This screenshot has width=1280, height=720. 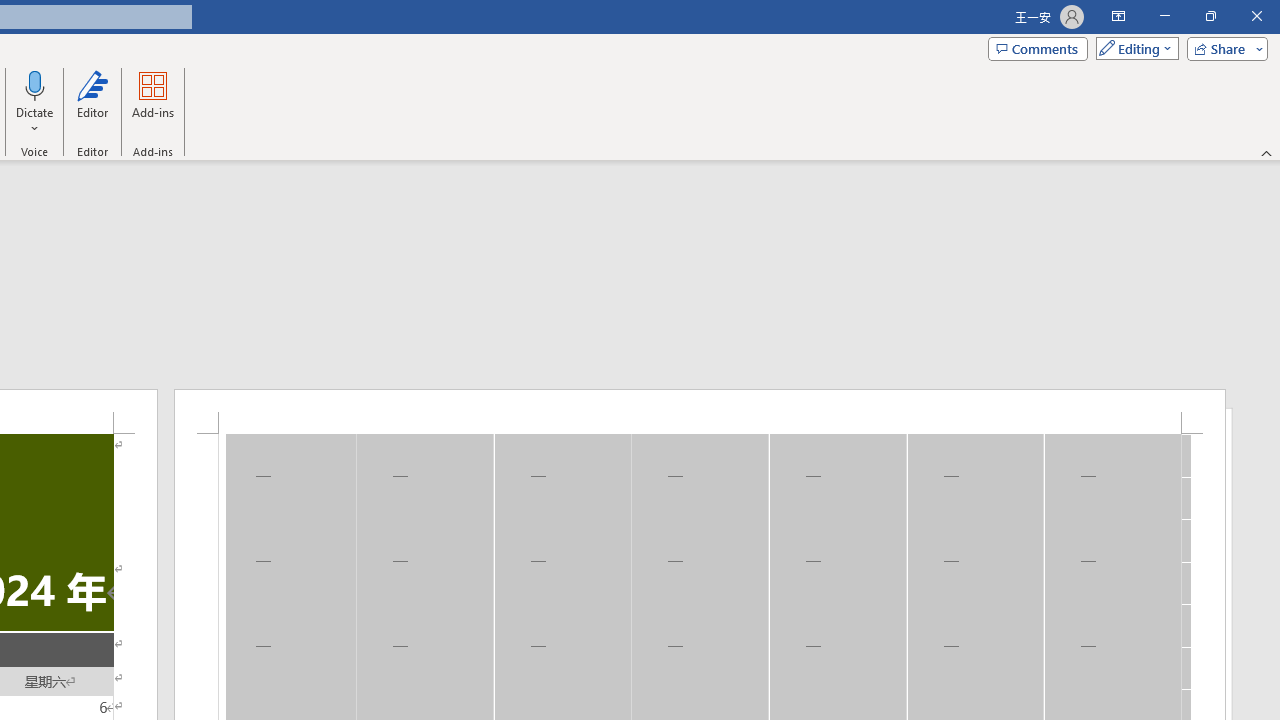 What do you see at coordinates (1164, 16) in the screenshot?
I see `'Minimize'` at bounding box center [1164, 16].